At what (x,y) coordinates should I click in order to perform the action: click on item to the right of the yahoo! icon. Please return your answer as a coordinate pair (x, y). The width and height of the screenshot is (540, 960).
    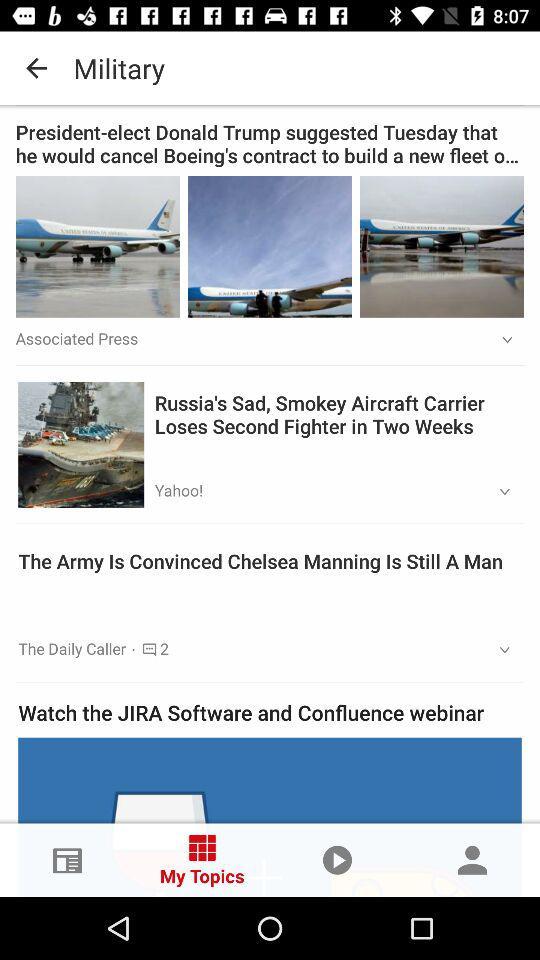
    Looking at the image, I should click on (497, 491).